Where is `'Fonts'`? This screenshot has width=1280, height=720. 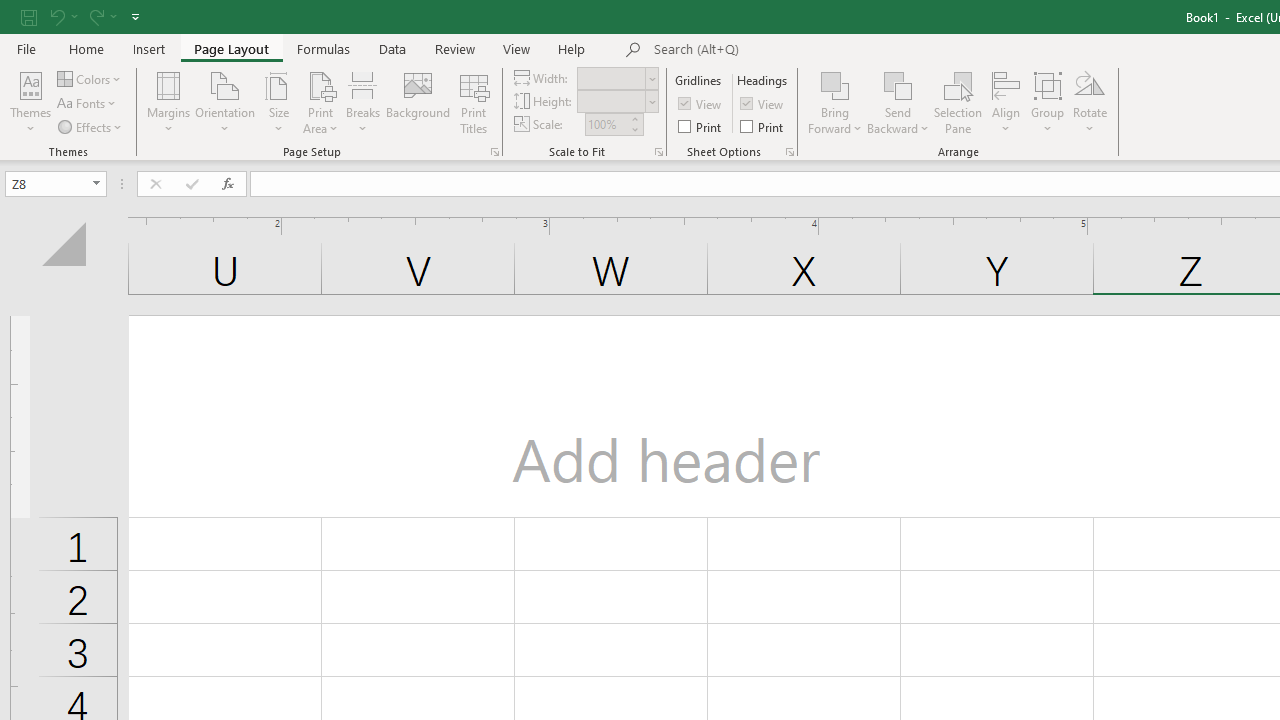 'Fonts' is located at coordinates (87, 103).